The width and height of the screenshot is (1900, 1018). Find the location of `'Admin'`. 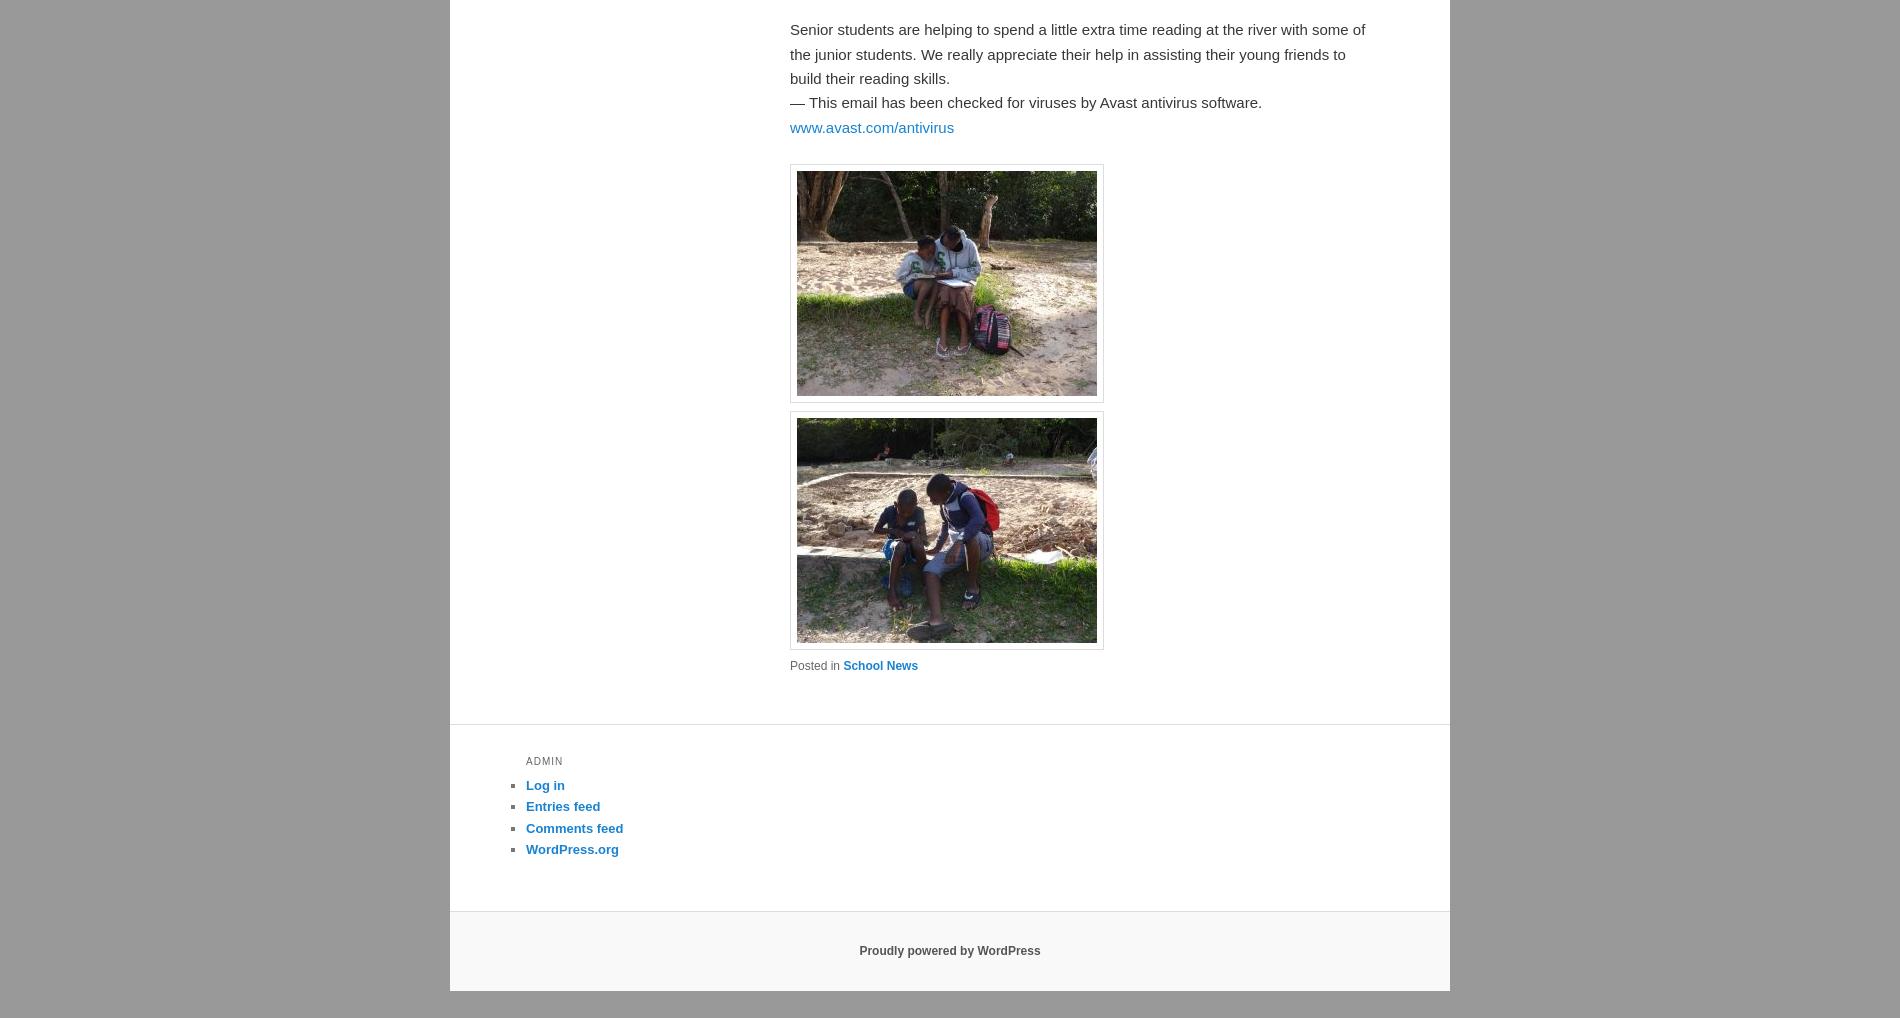

'Admin' is located at coordinates (544, 760).